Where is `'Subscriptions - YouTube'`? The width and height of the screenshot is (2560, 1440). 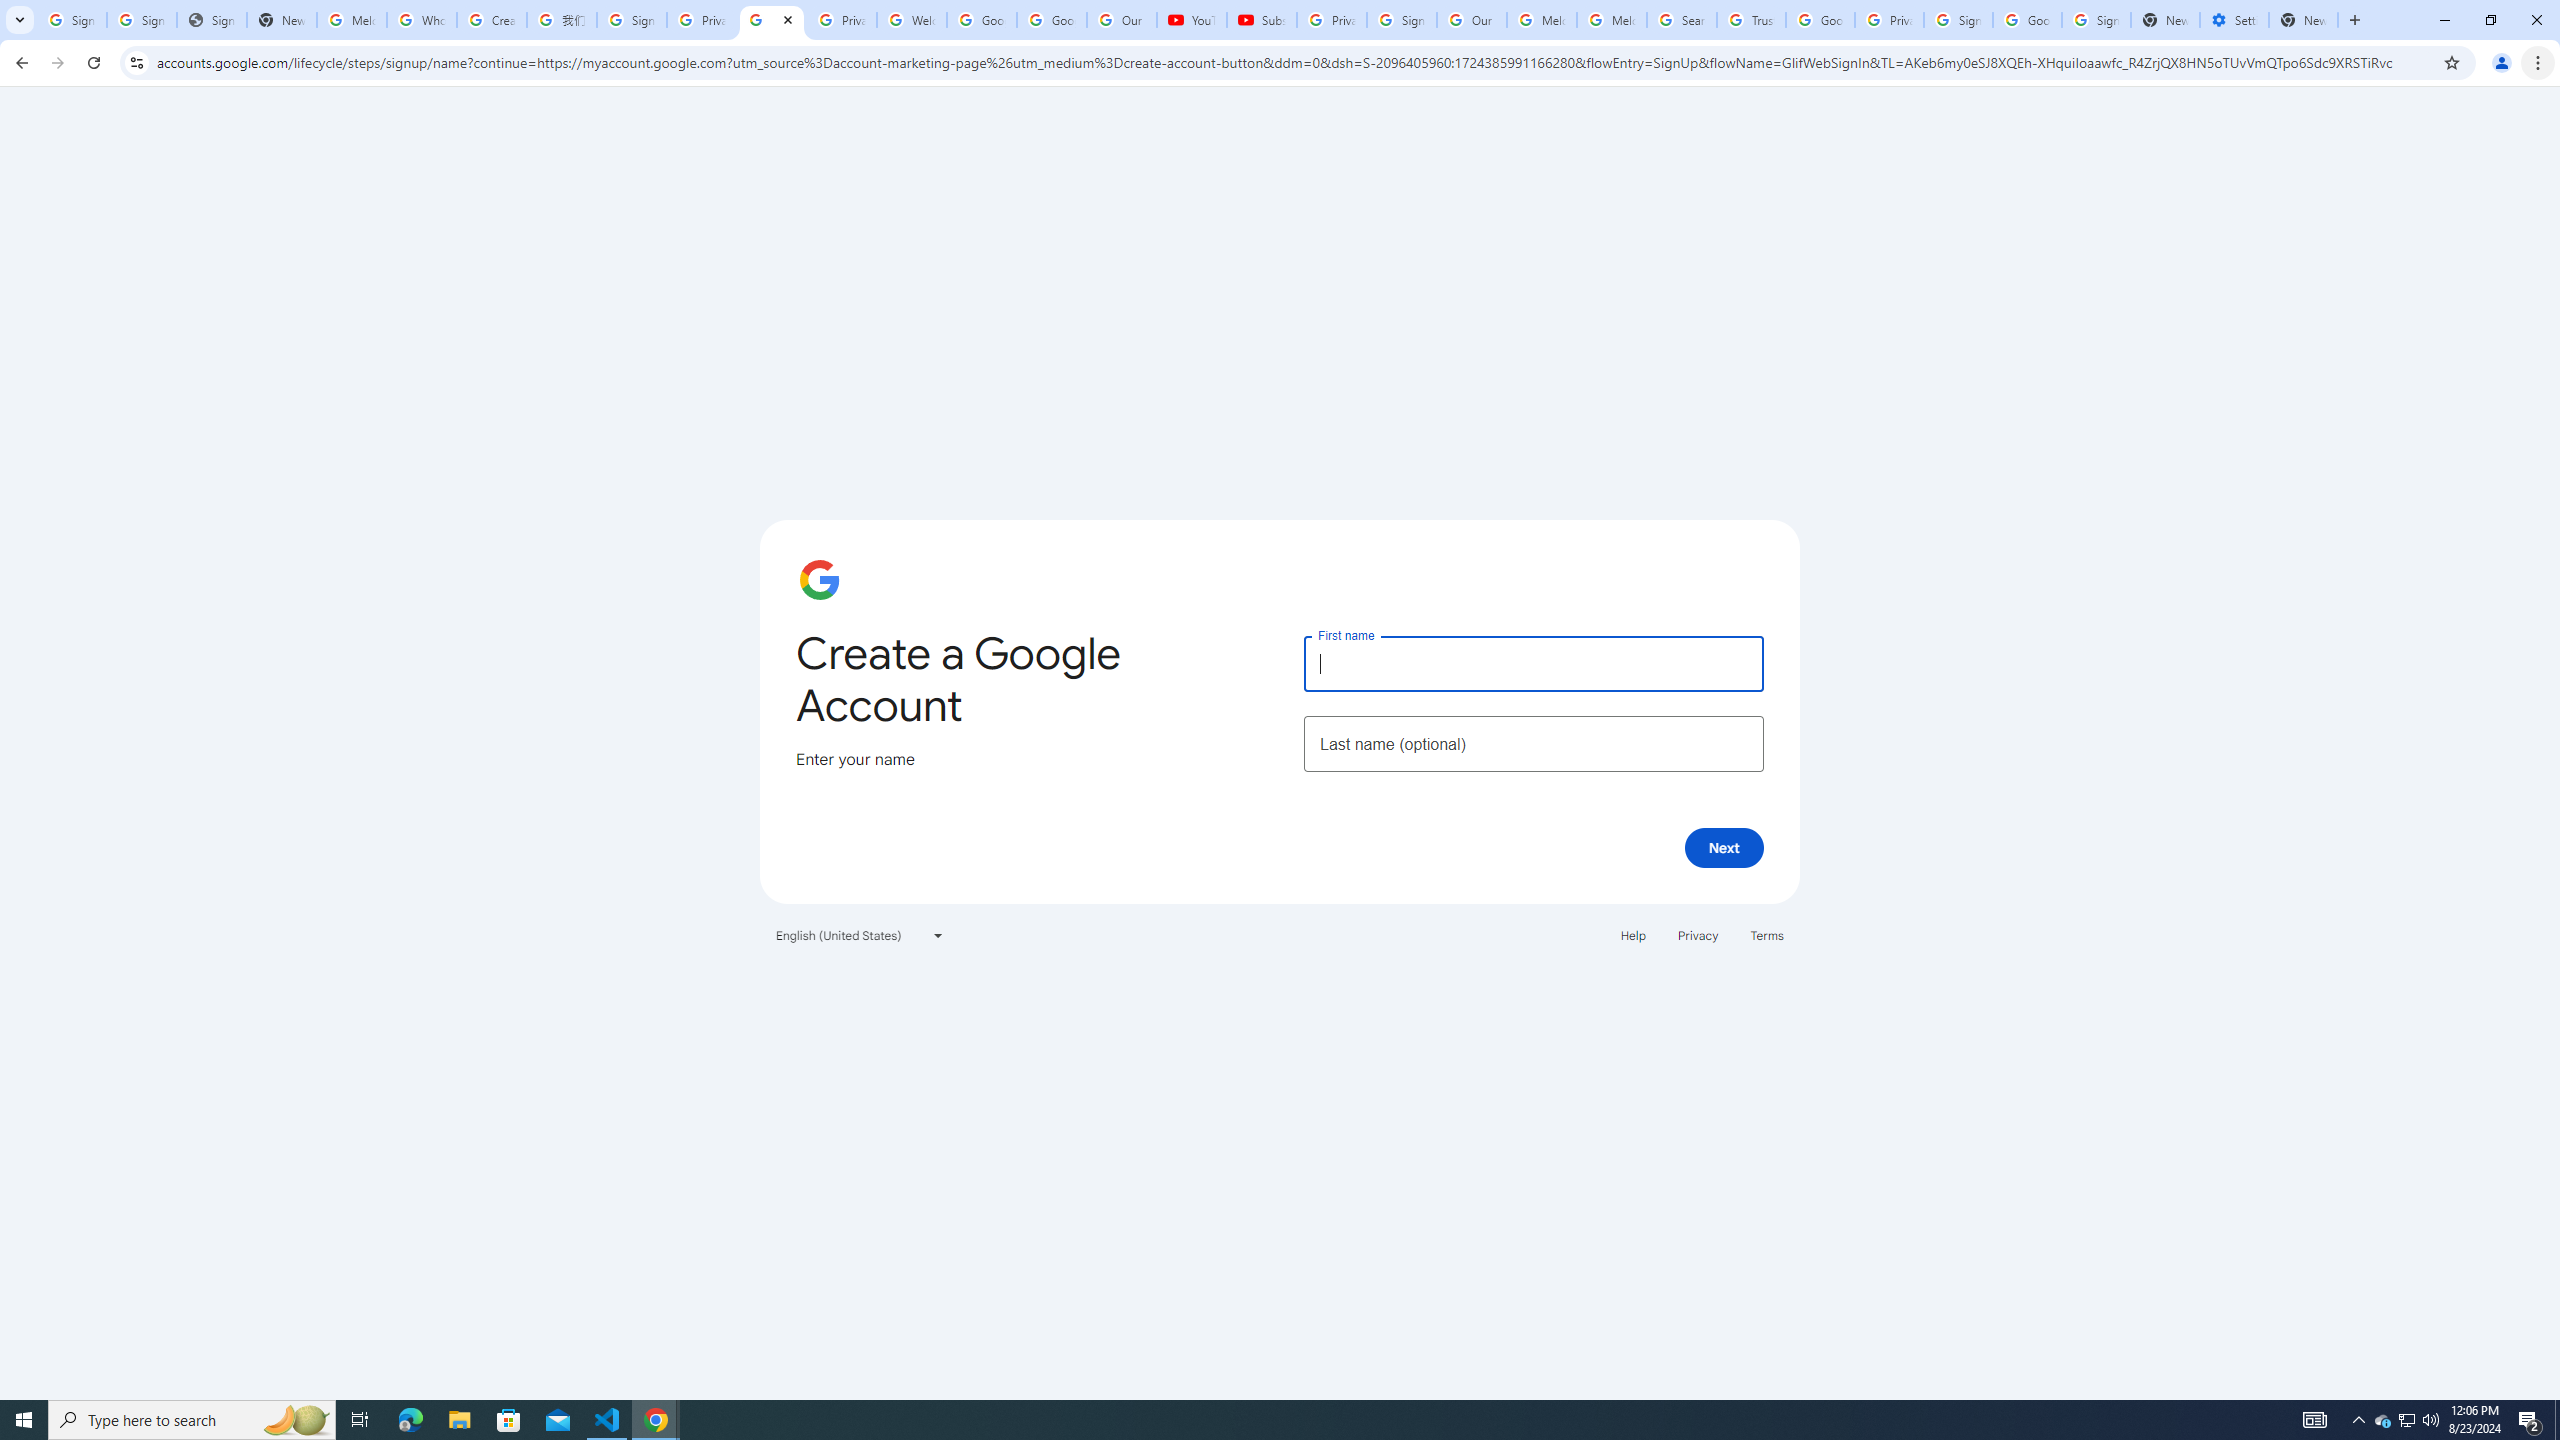 'Subscriptions - YouTube' is located at coordinates (1261, 19).